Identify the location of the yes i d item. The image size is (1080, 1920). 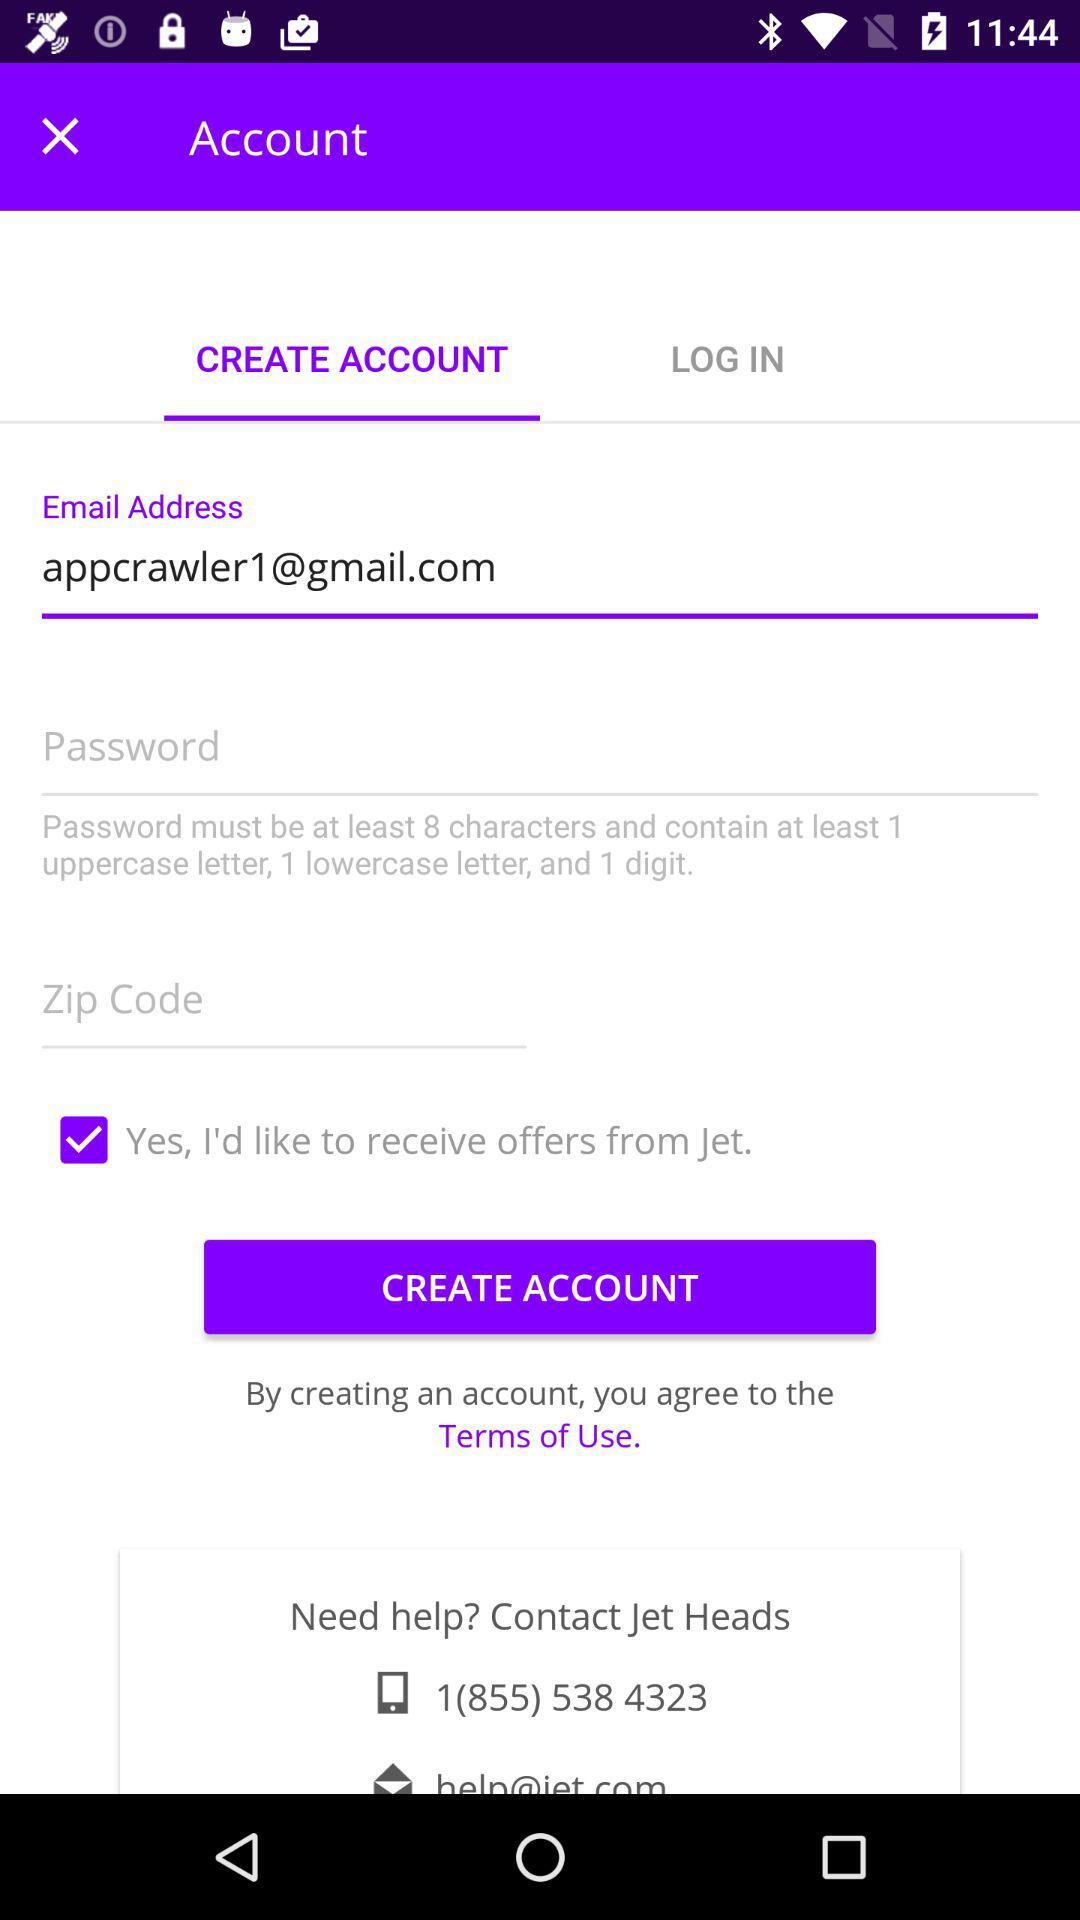
(540, 1140).